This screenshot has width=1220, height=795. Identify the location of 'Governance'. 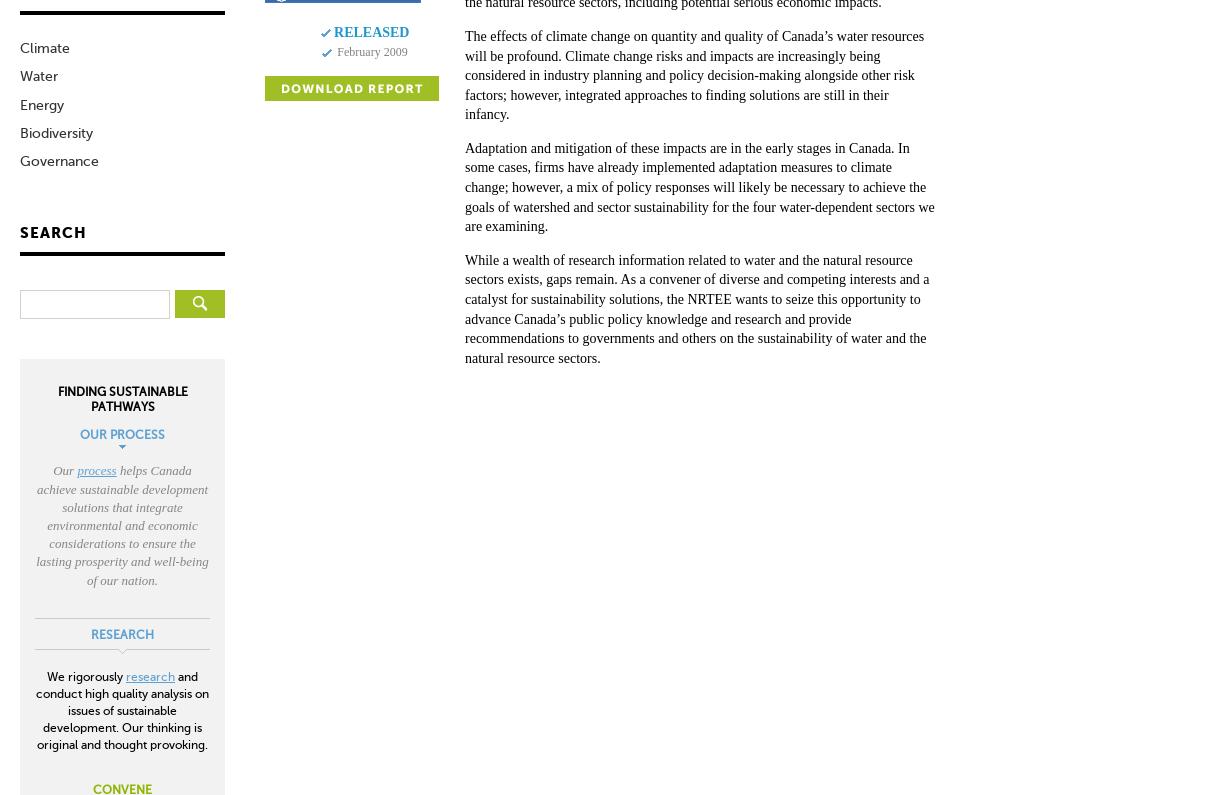
(58, 159).